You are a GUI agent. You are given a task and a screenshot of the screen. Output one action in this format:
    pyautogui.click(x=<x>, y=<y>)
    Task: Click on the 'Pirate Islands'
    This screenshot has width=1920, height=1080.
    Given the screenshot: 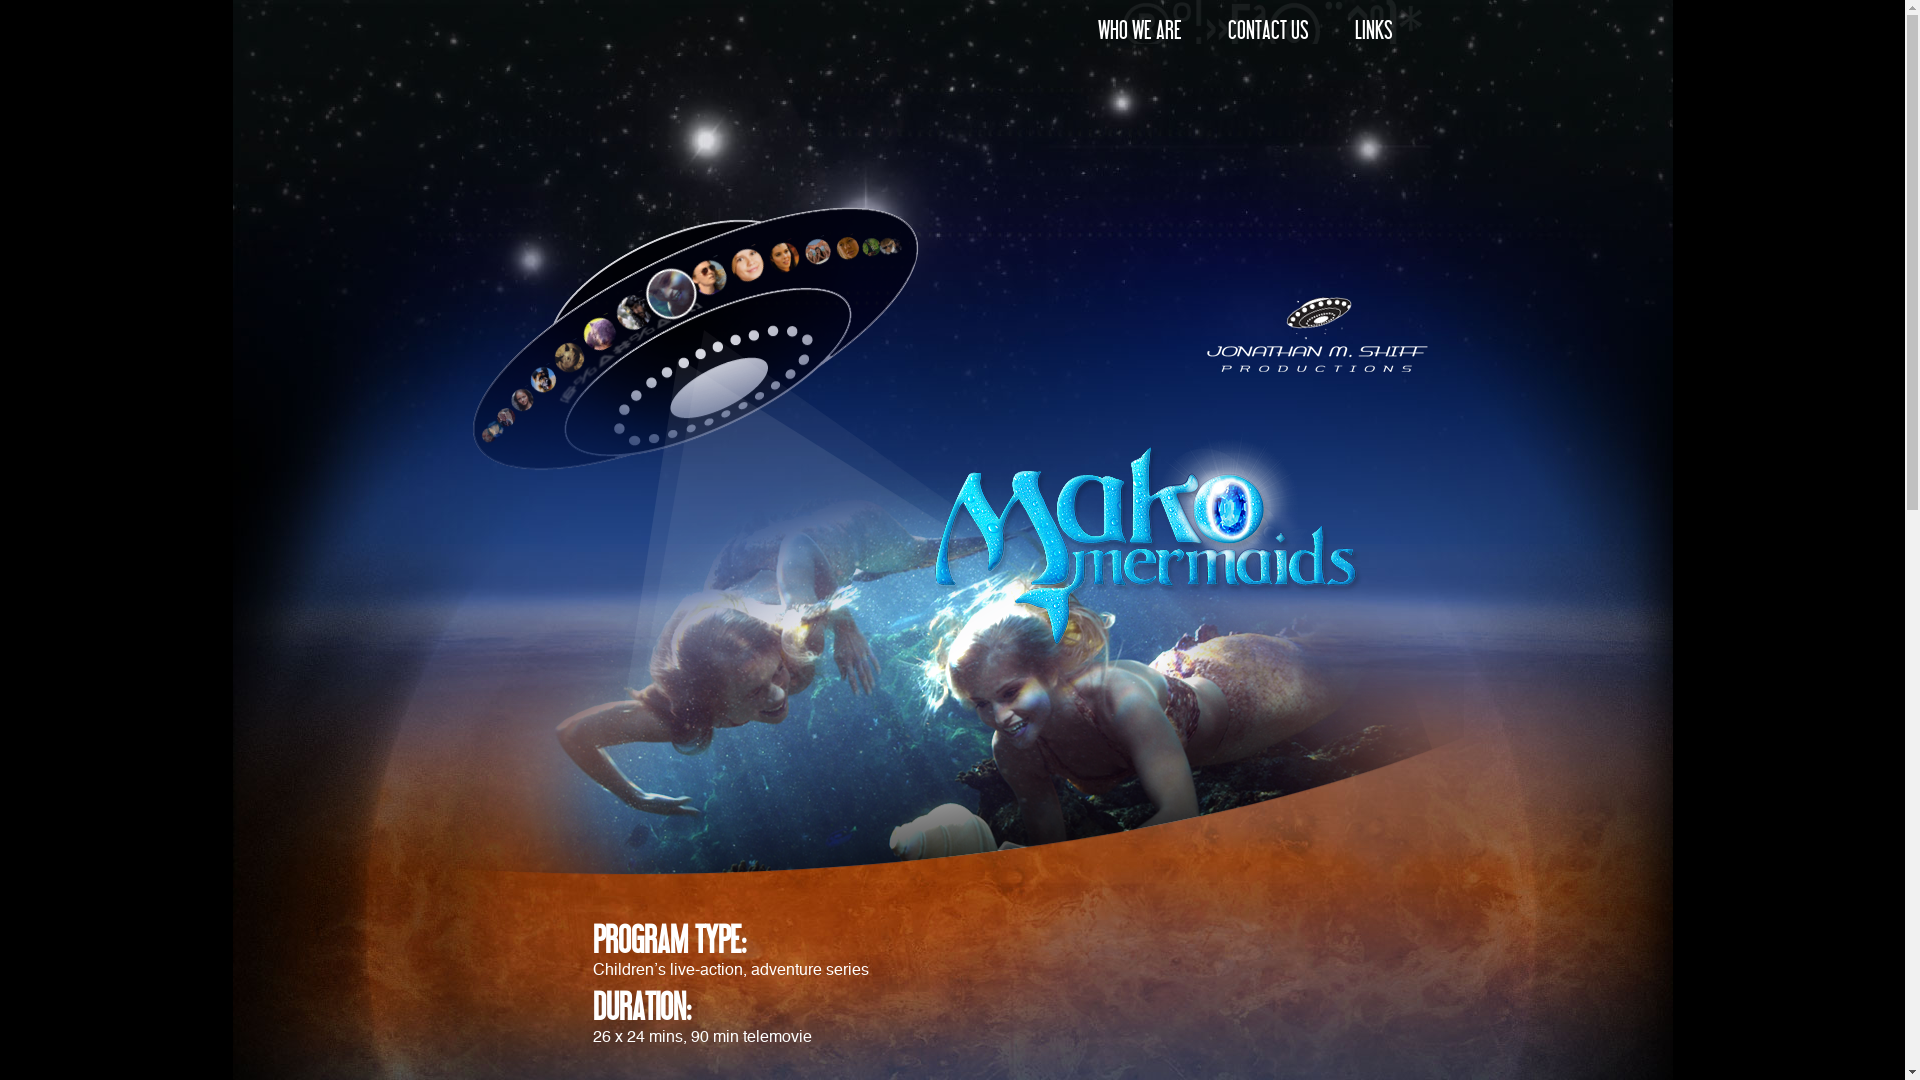 What is the action you would take?
    pyautogui.click(x=891, y=248)
    